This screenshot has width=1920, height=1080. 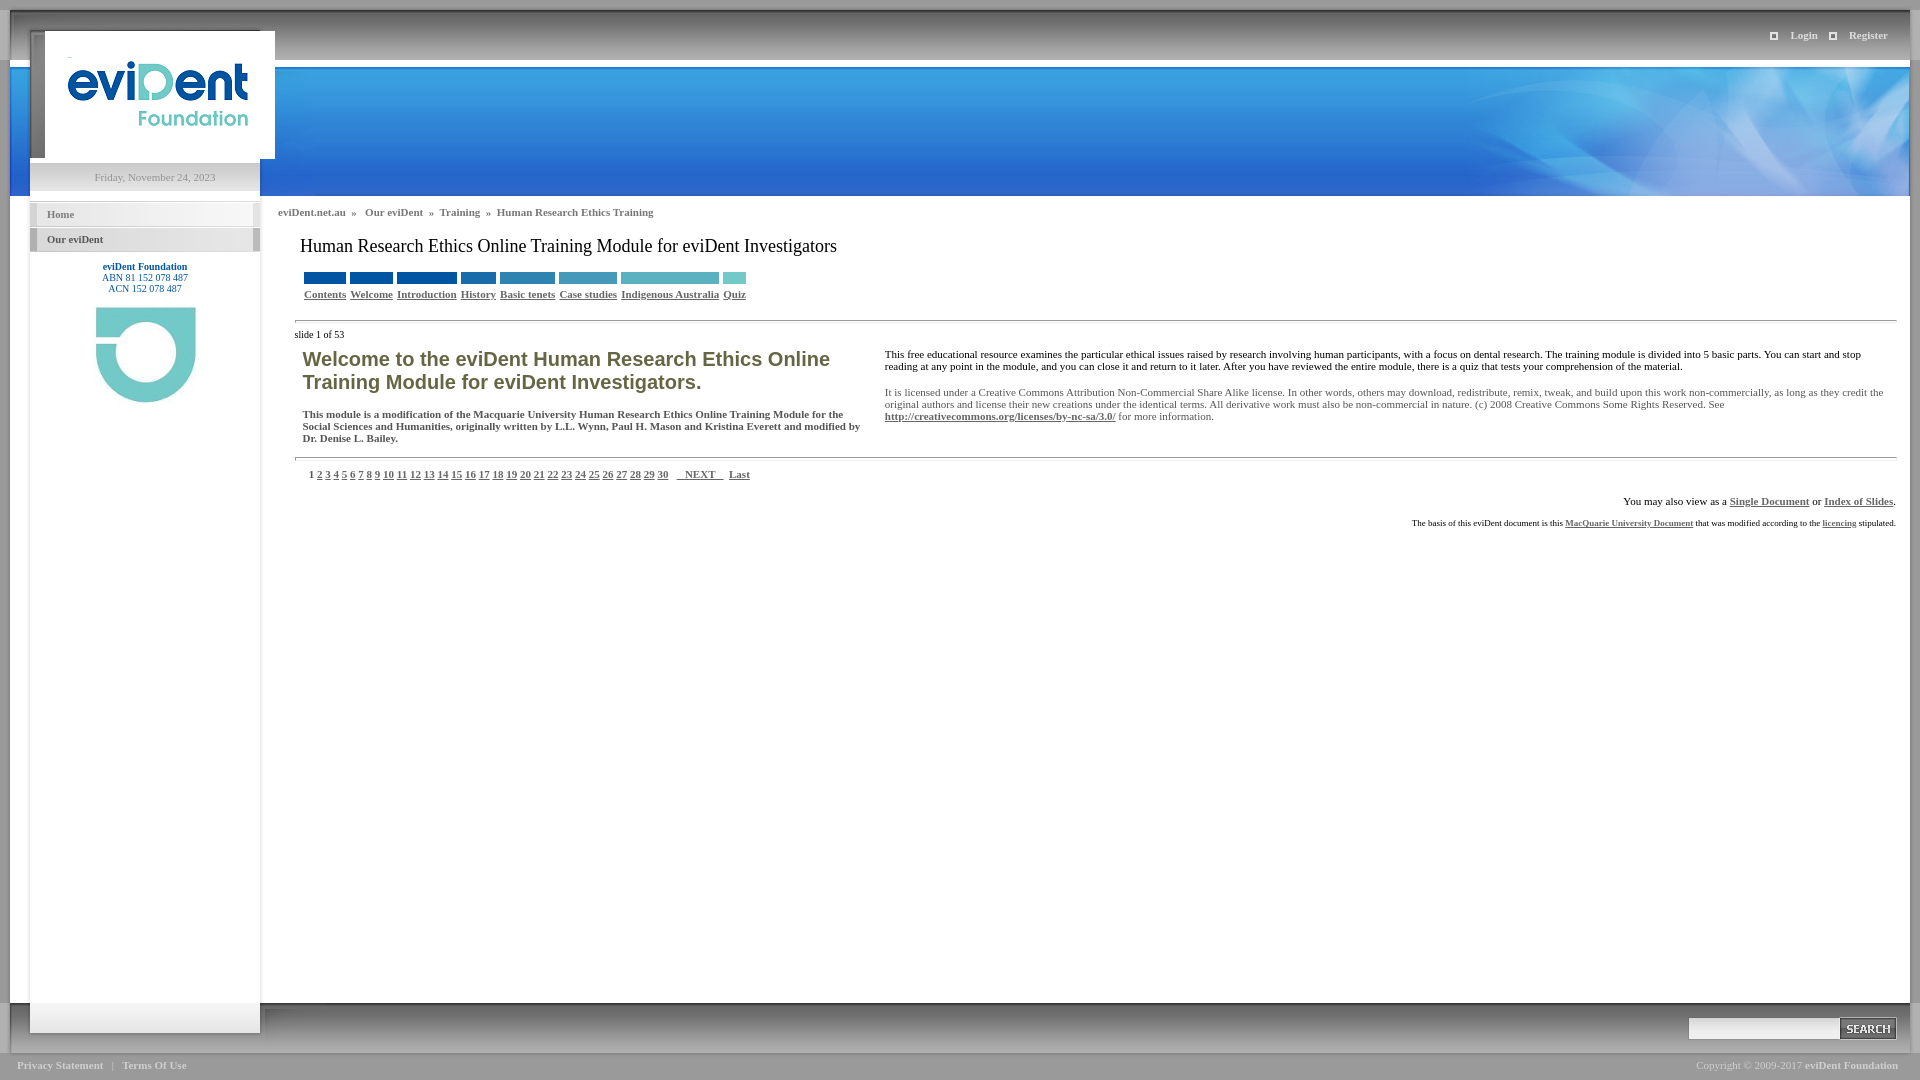 I want to click on '13', so click(x=428, y=474).